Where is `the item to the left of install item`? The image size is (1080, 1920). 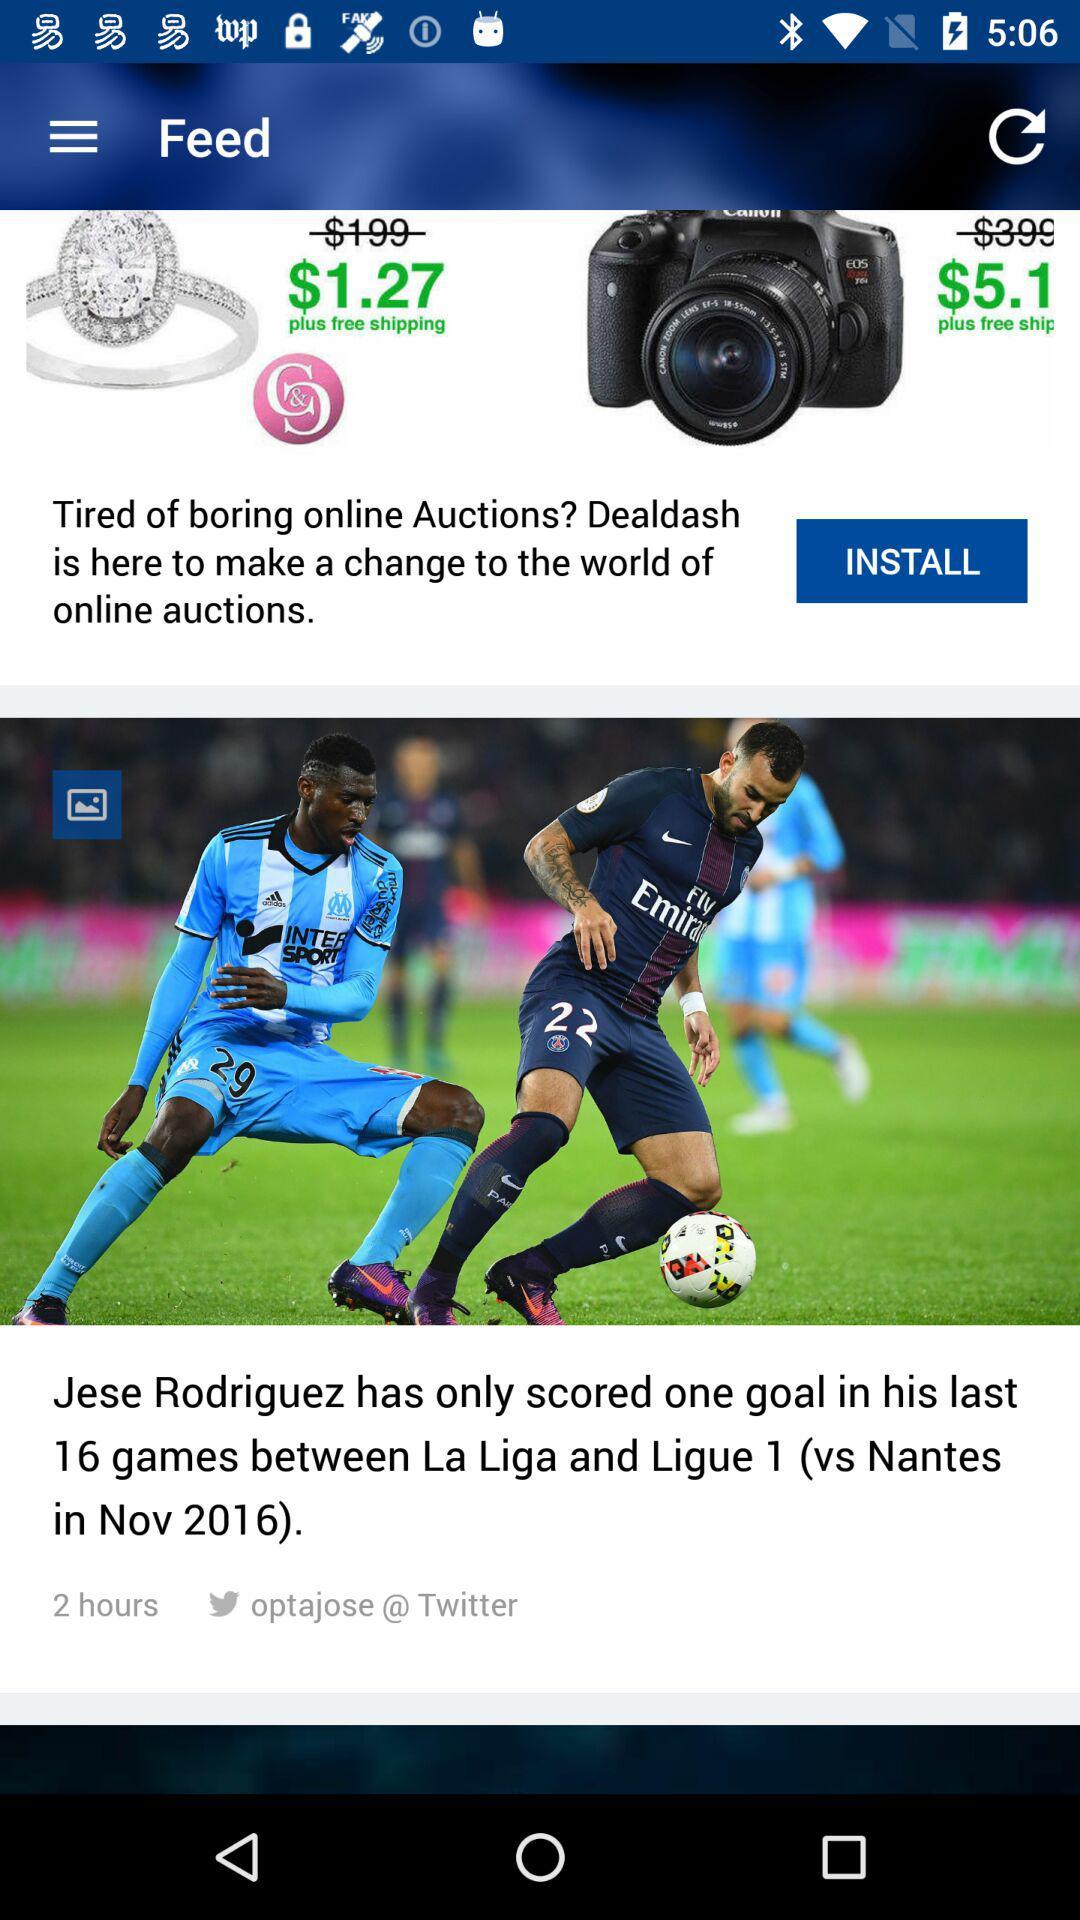 the item to the left of install item is located at coordinates (412, 560).